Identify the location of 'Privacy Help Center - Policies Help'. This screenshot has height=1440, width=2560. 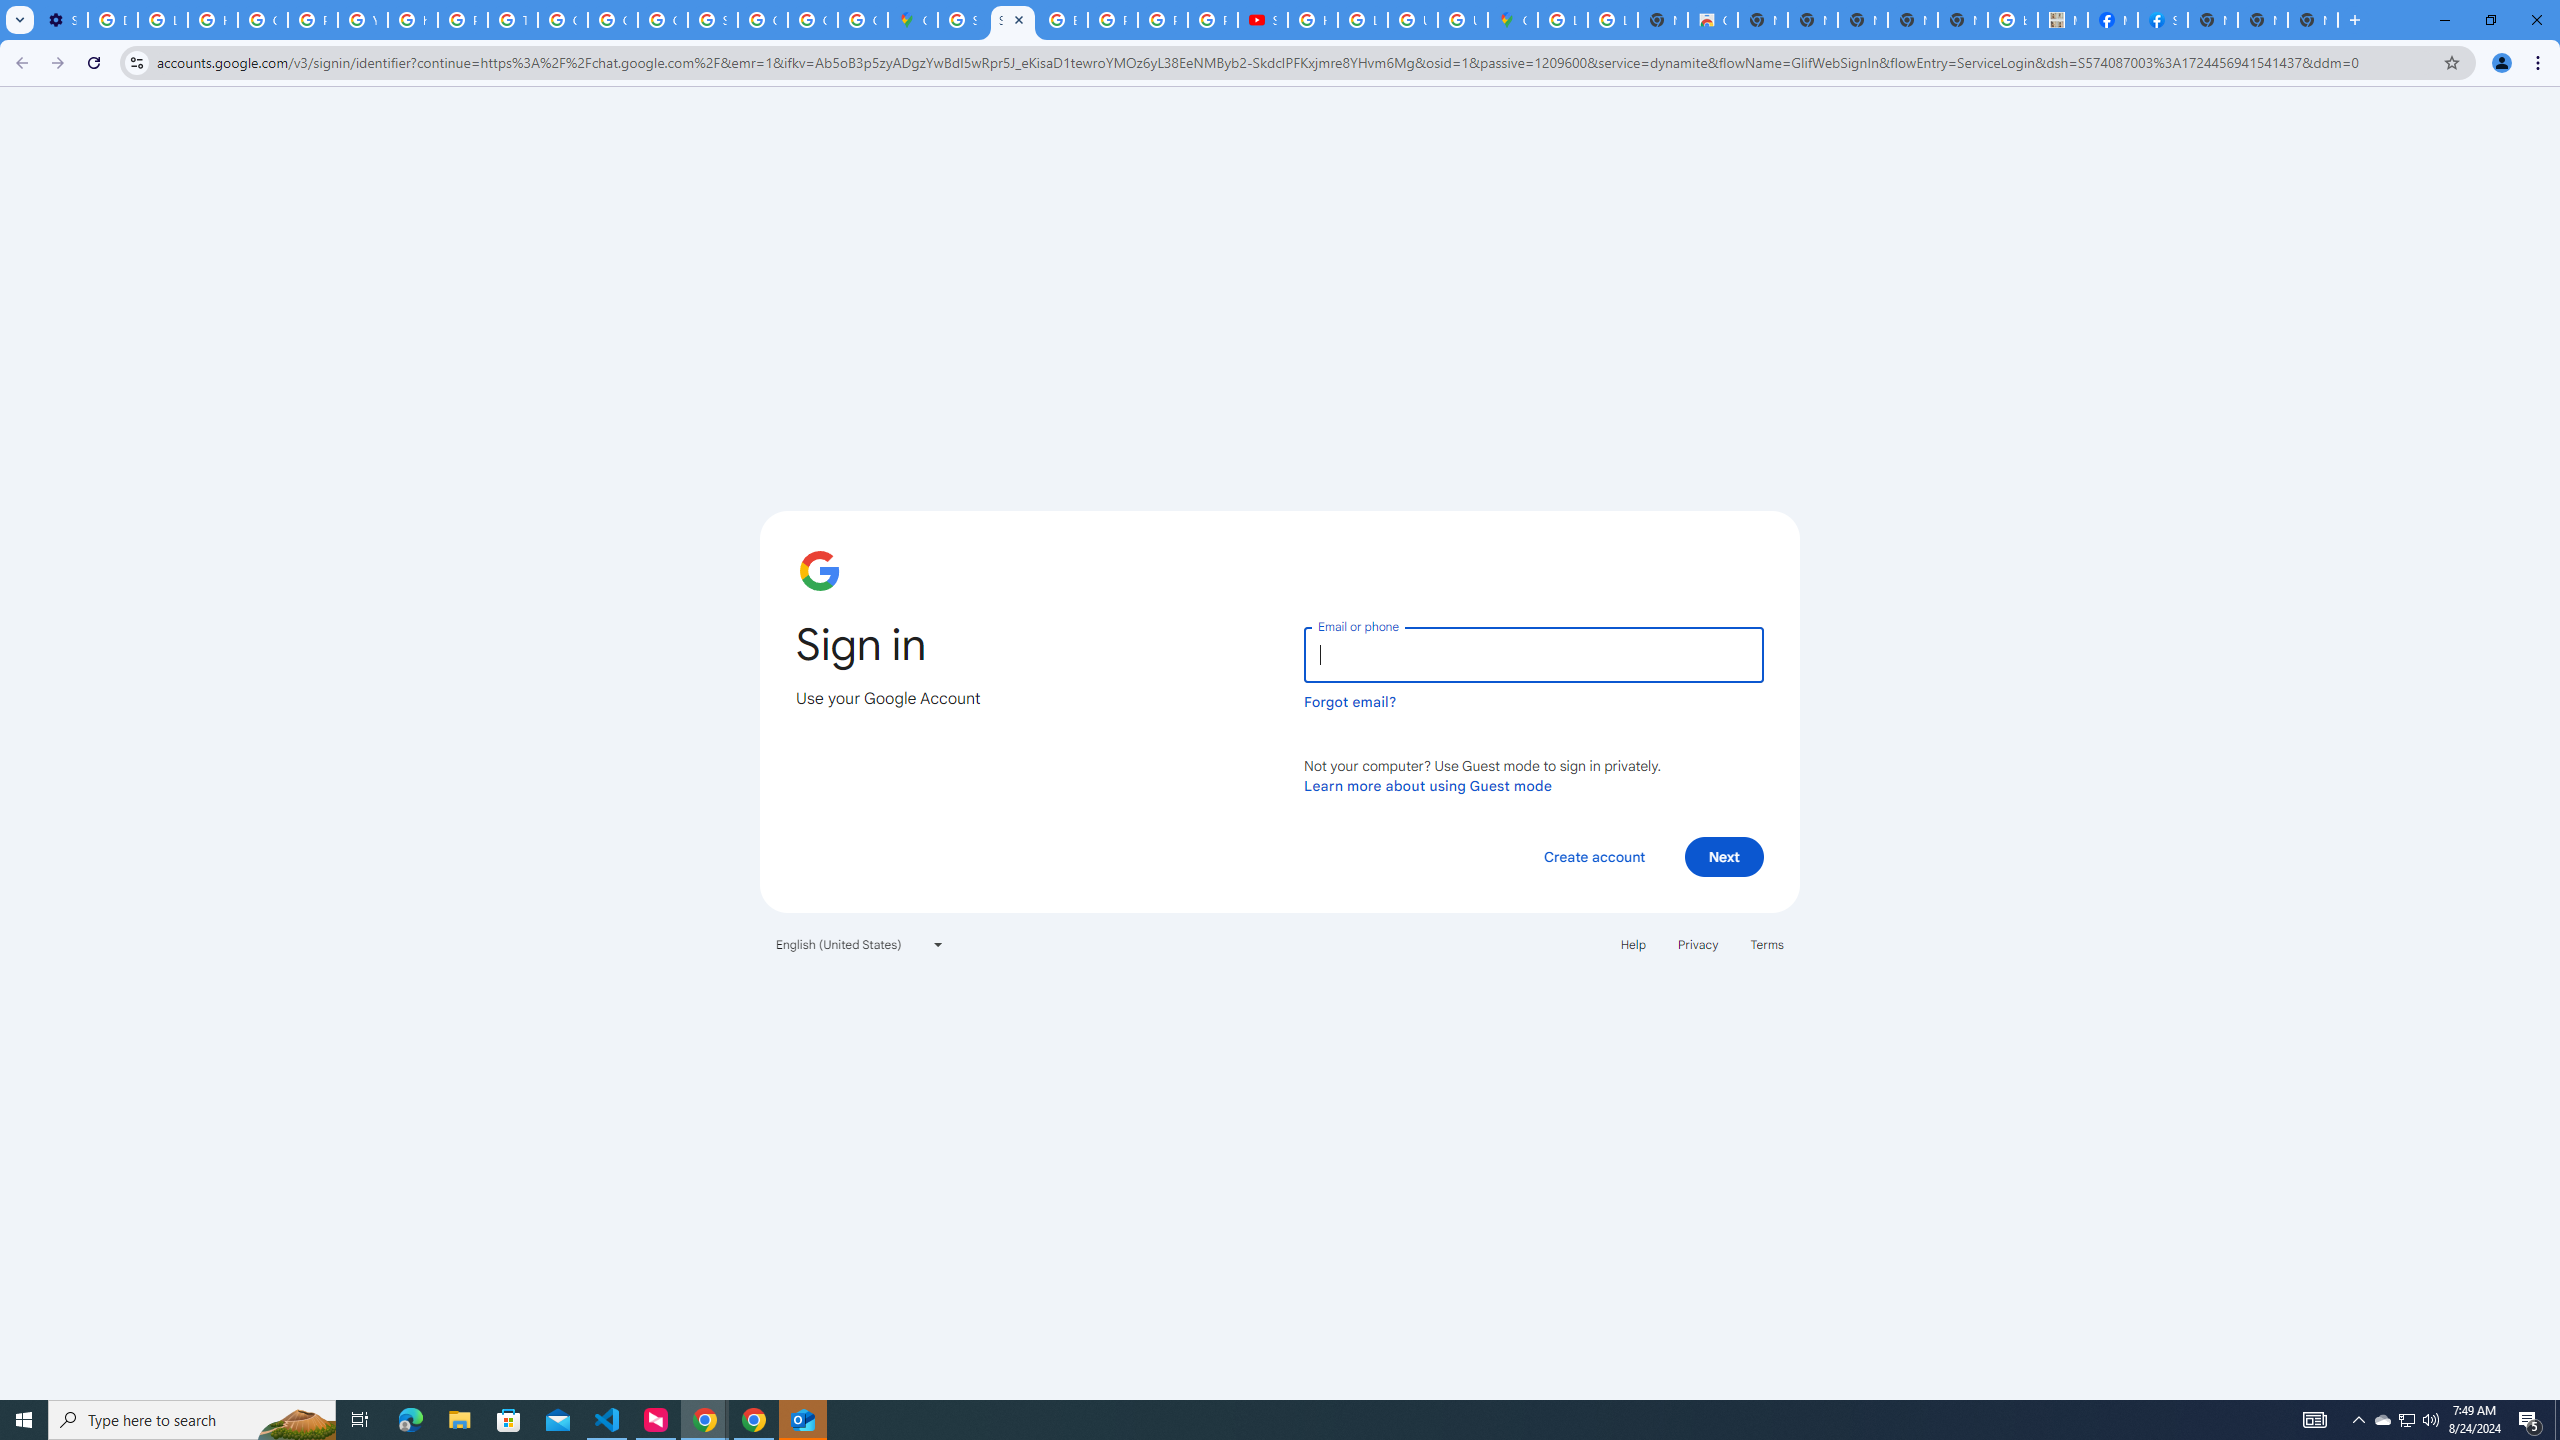
(313, 19).